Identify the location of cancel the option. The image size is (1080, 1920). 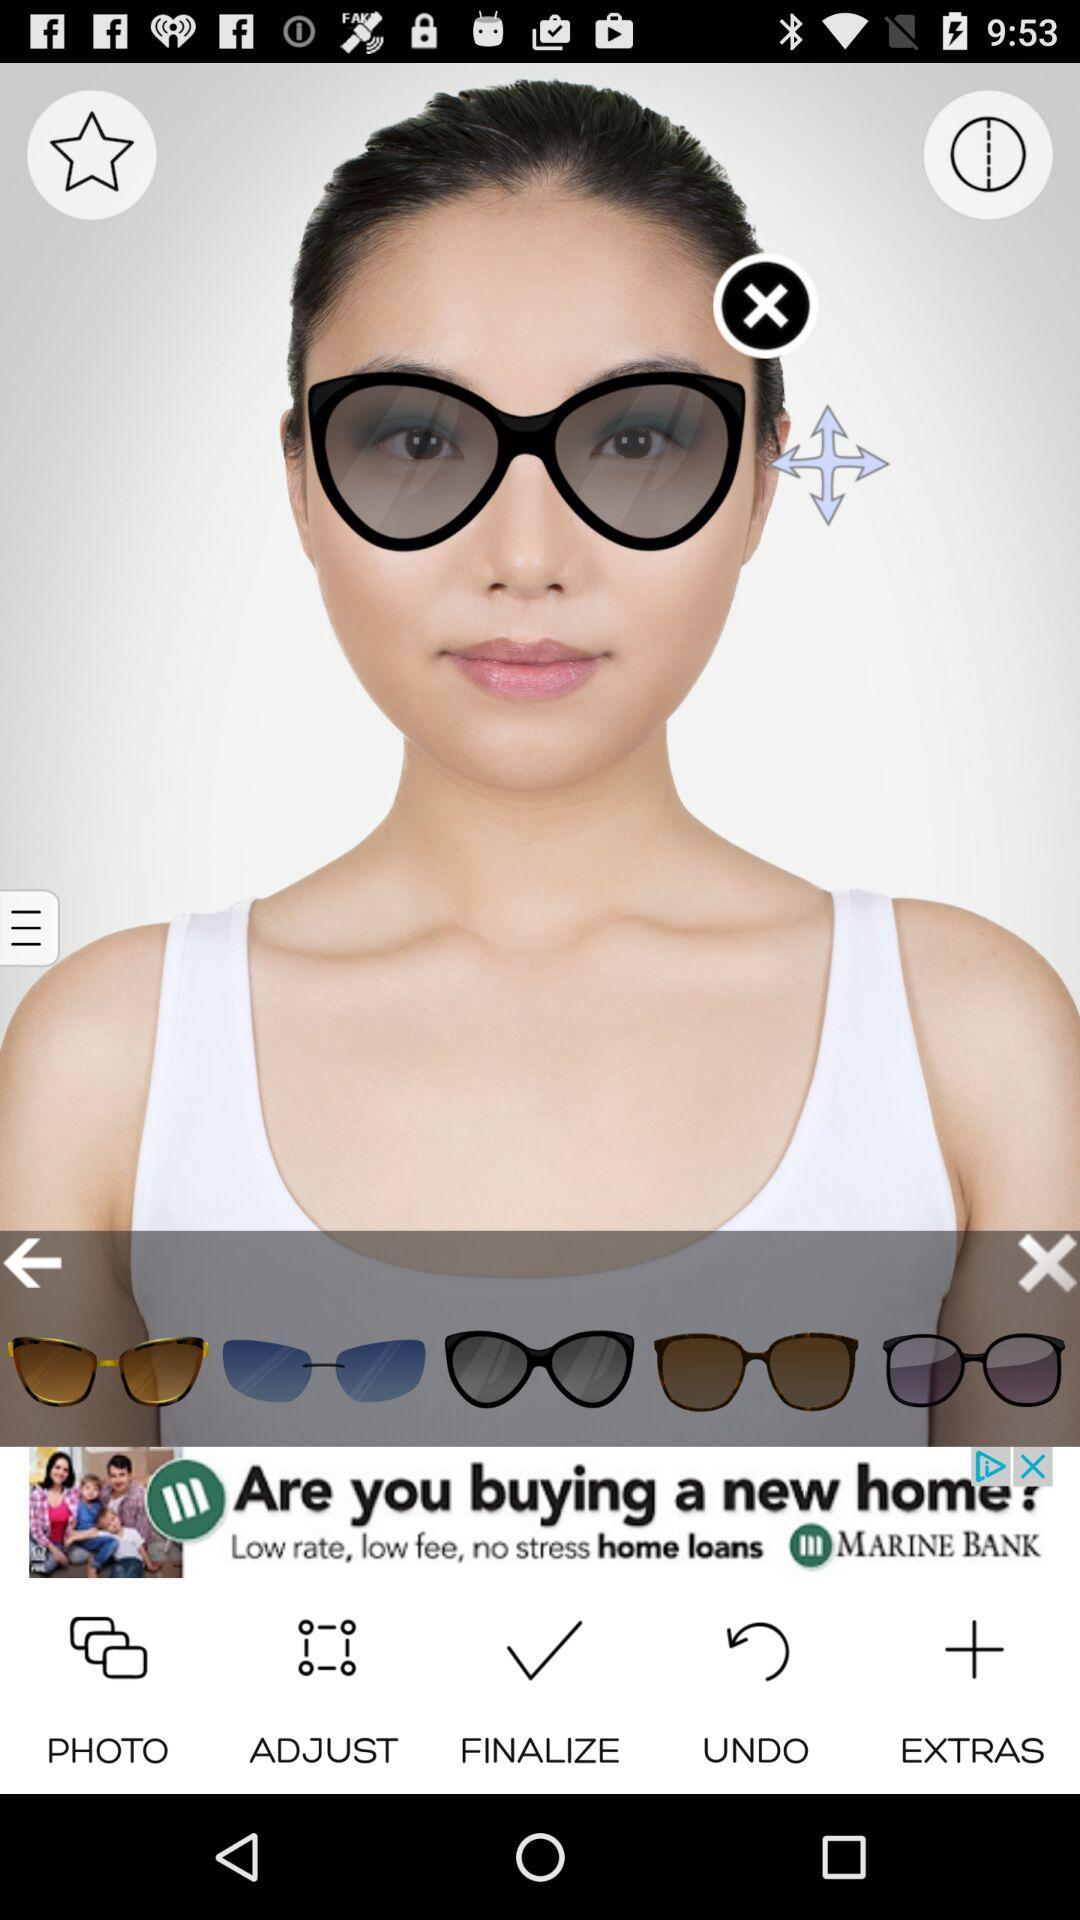
(1046, 1261).